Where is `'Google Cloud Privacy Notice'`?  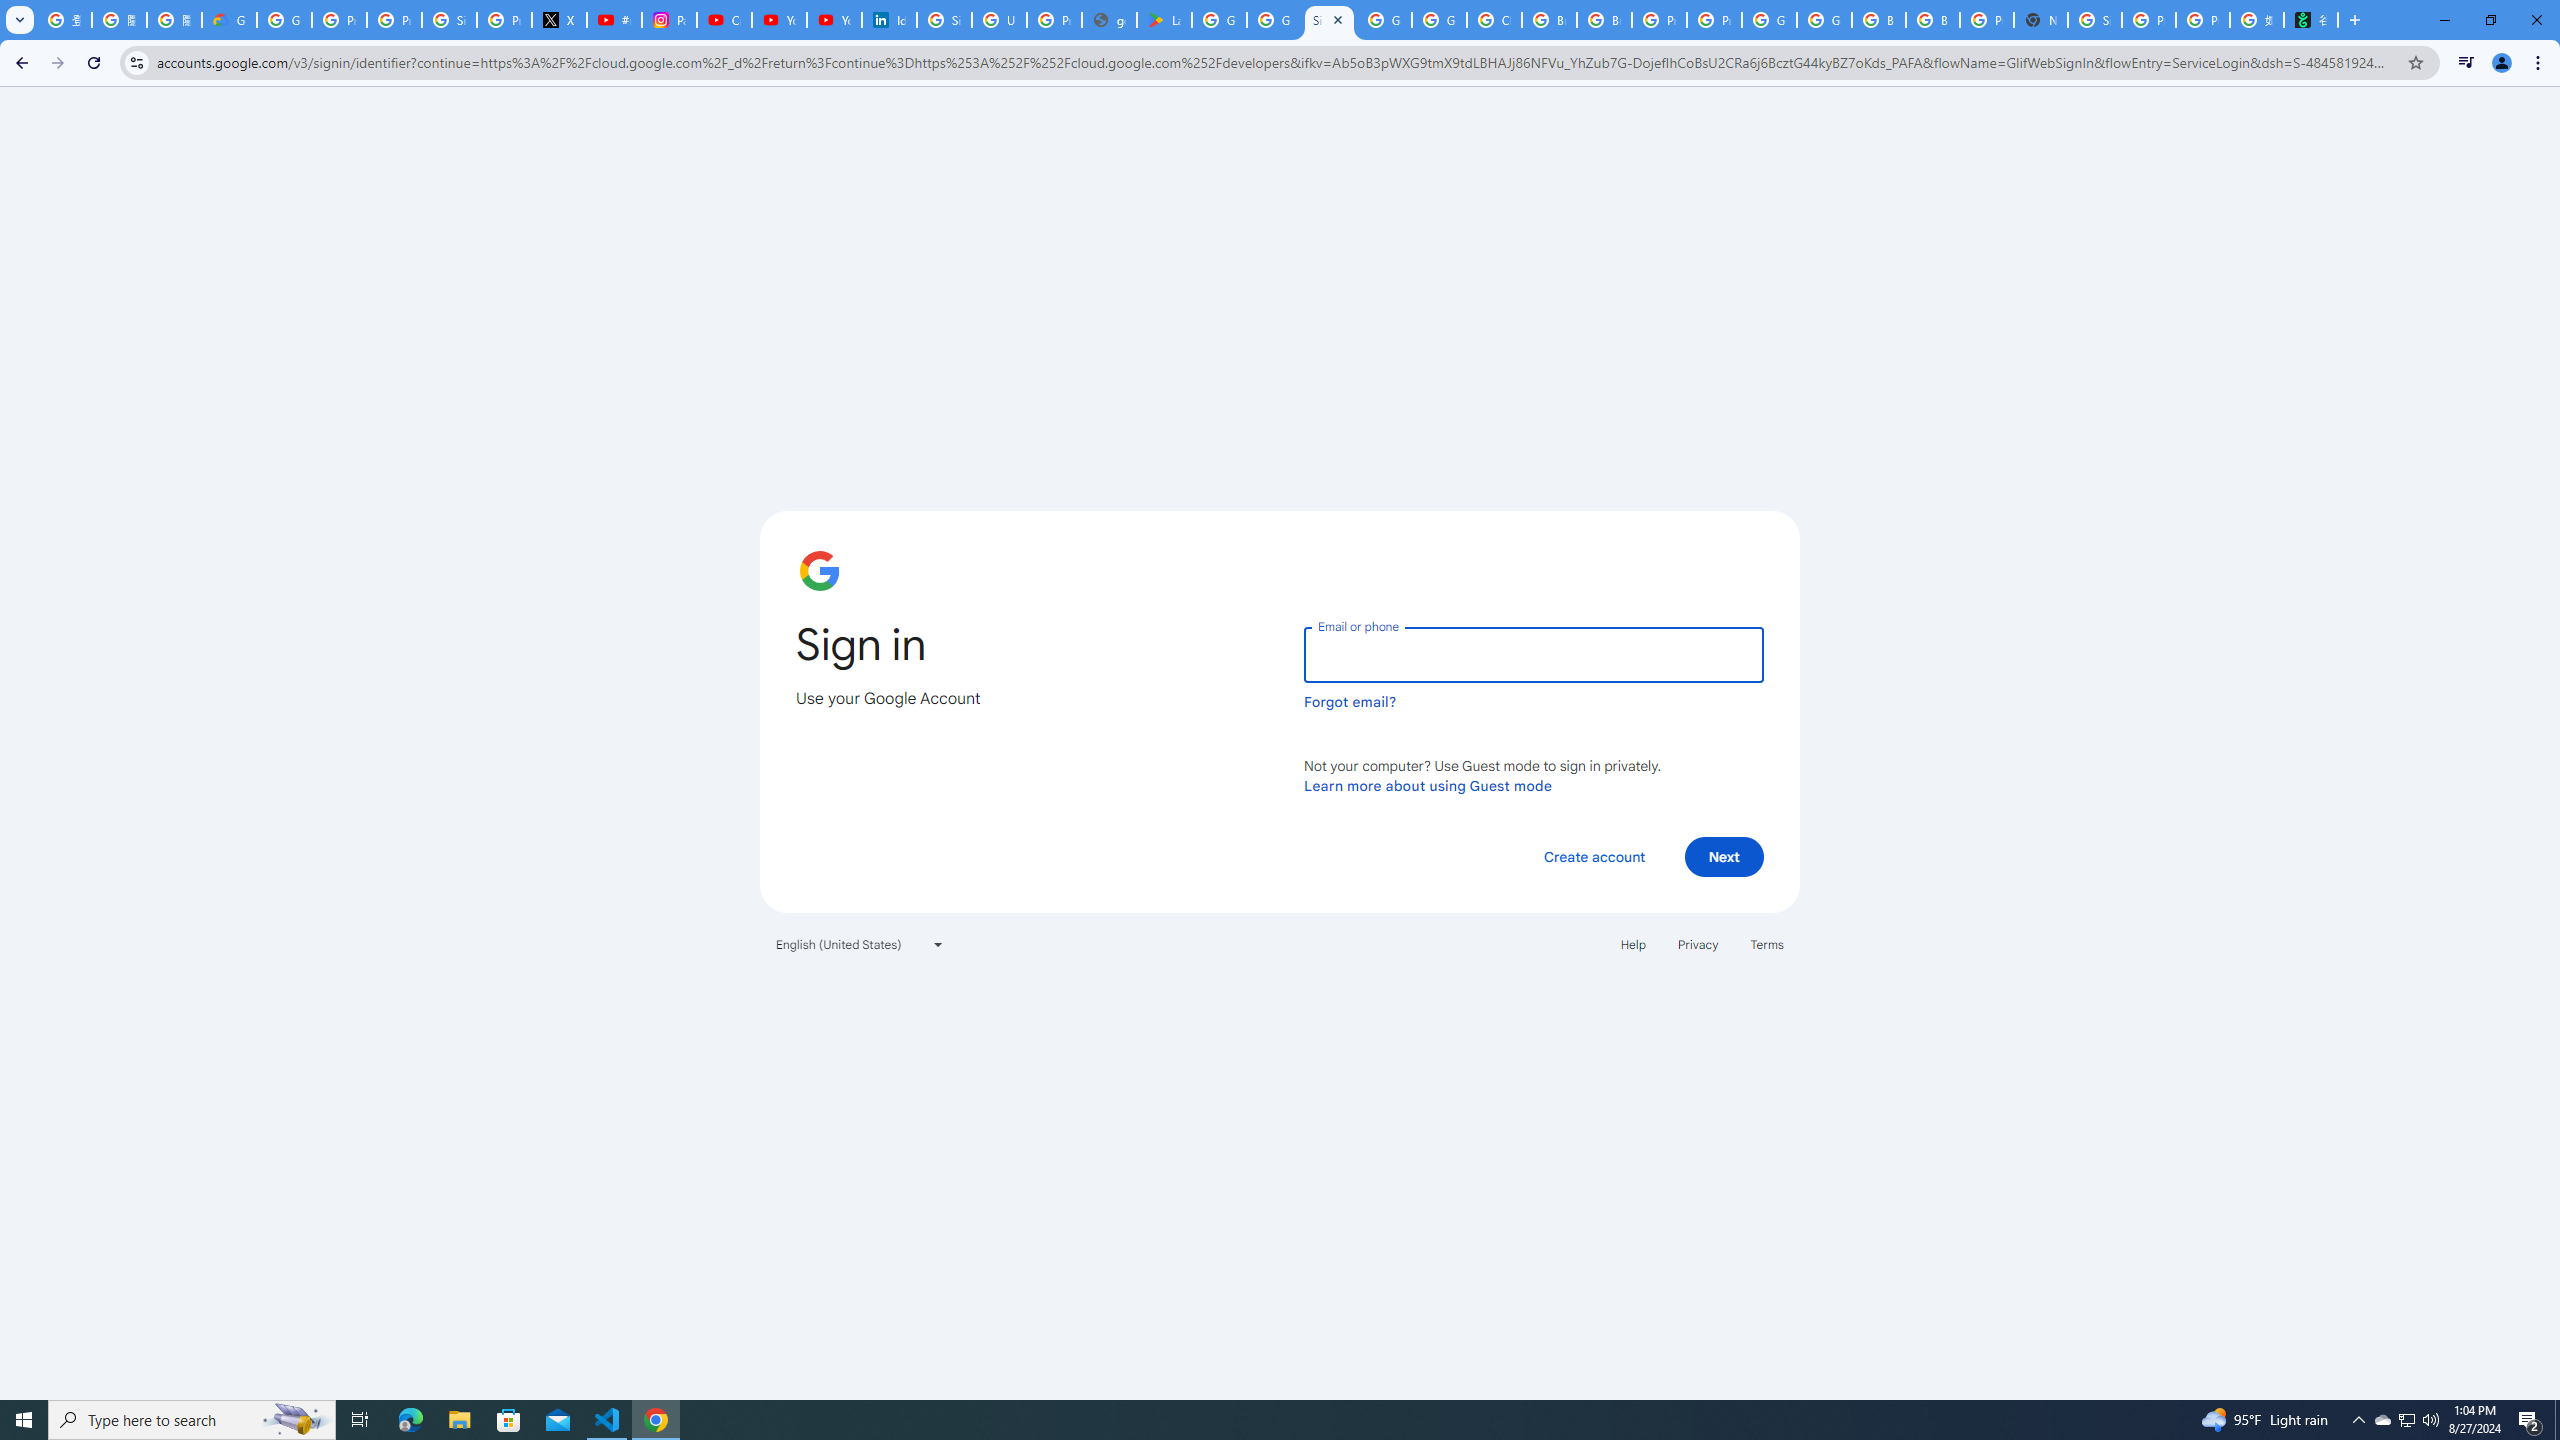 'Google Cloud Privacy Notice' is located at coordinates (228, 19).